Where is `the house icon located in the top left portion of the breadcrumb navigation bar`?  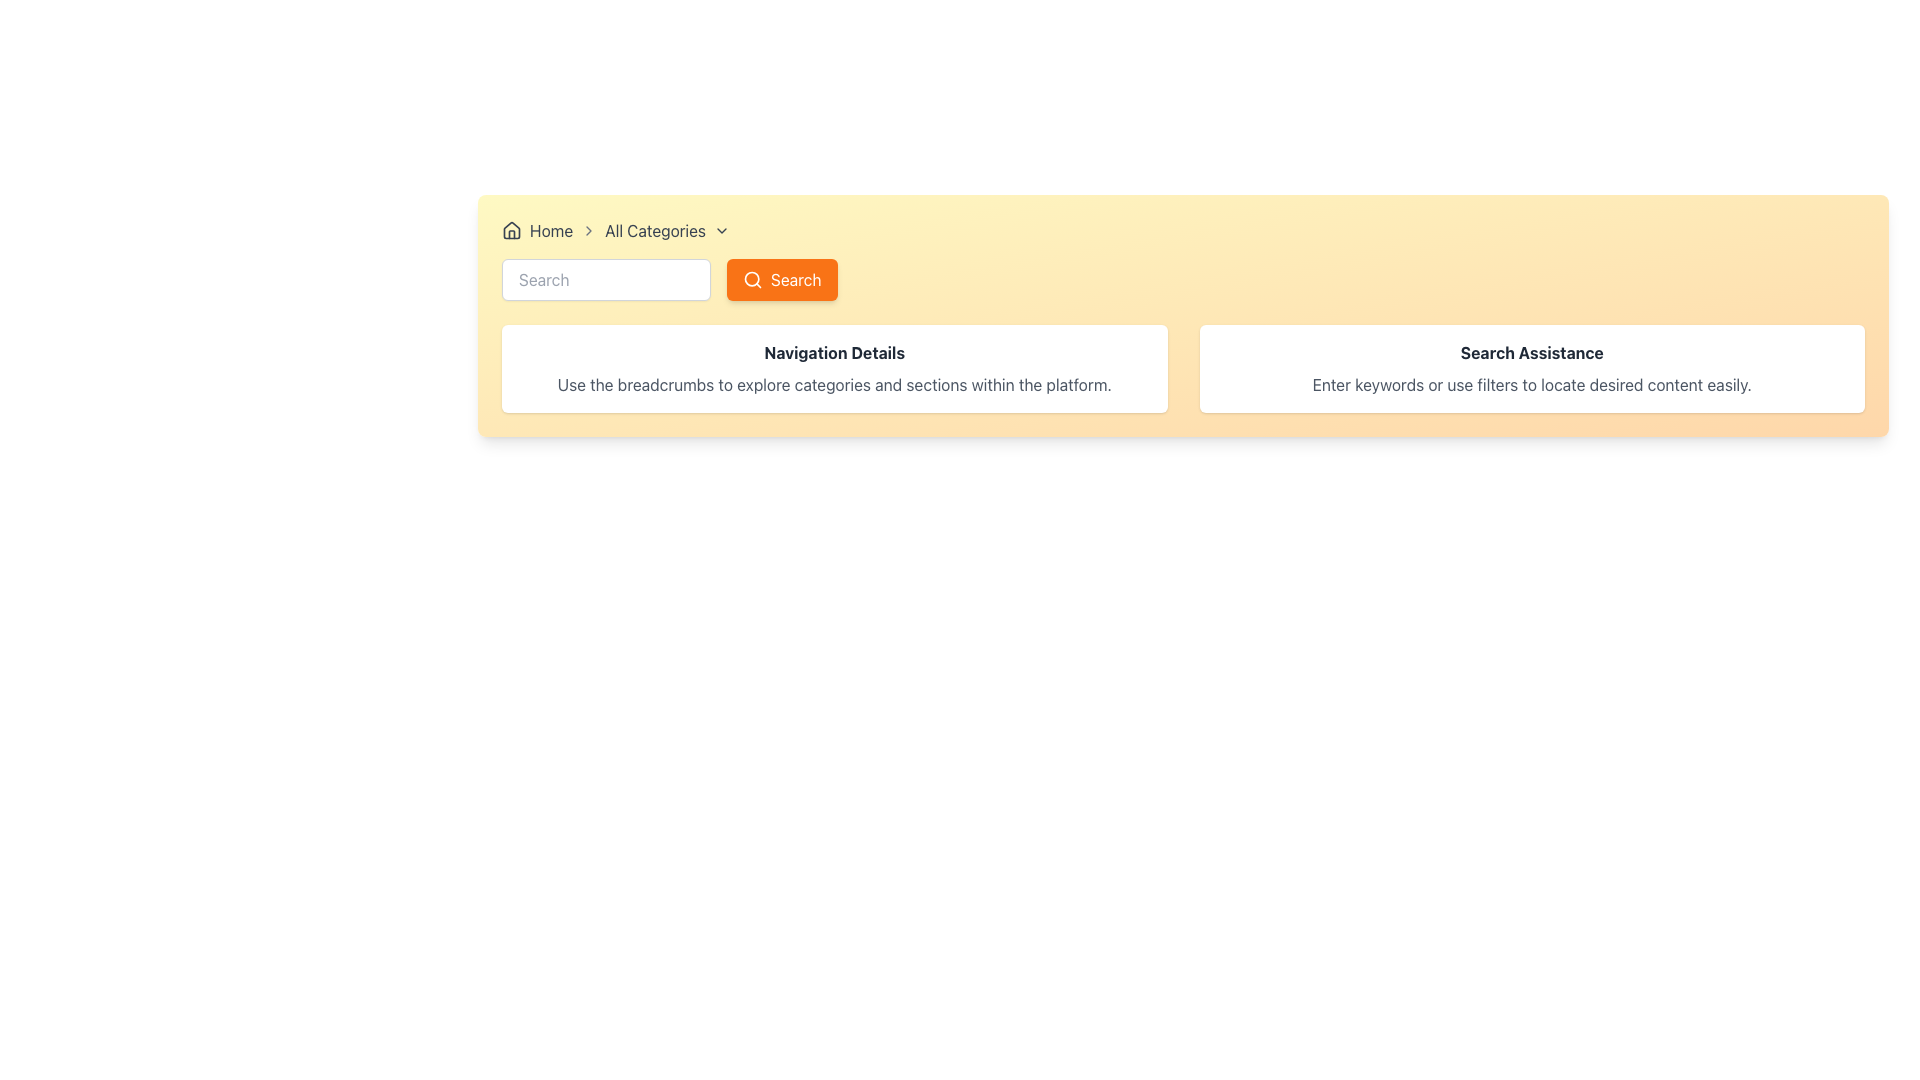
the house icon located in the top left portion of the breadcrumb navigation bar is located at coordinates (512, 229).